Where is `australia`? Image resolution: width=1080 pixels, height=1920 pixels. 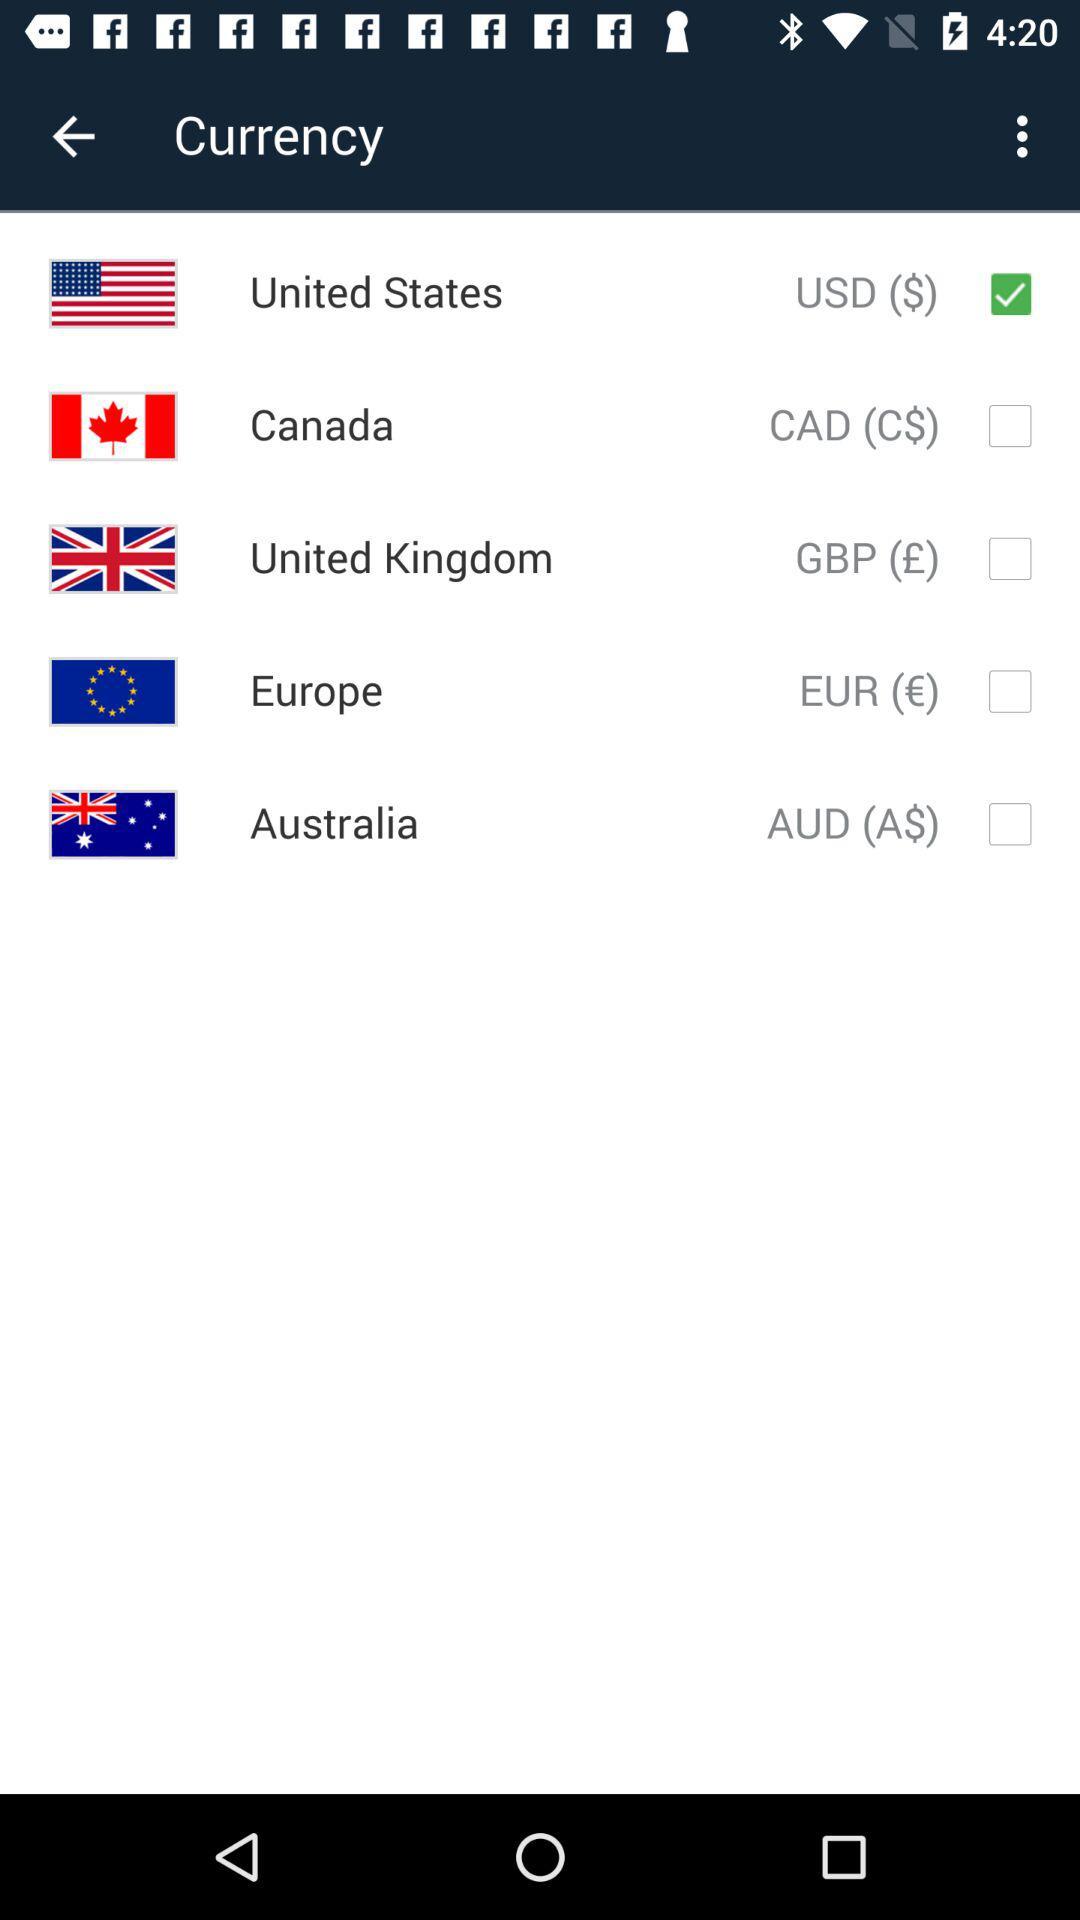
australia is located at coordinates (333, 824).